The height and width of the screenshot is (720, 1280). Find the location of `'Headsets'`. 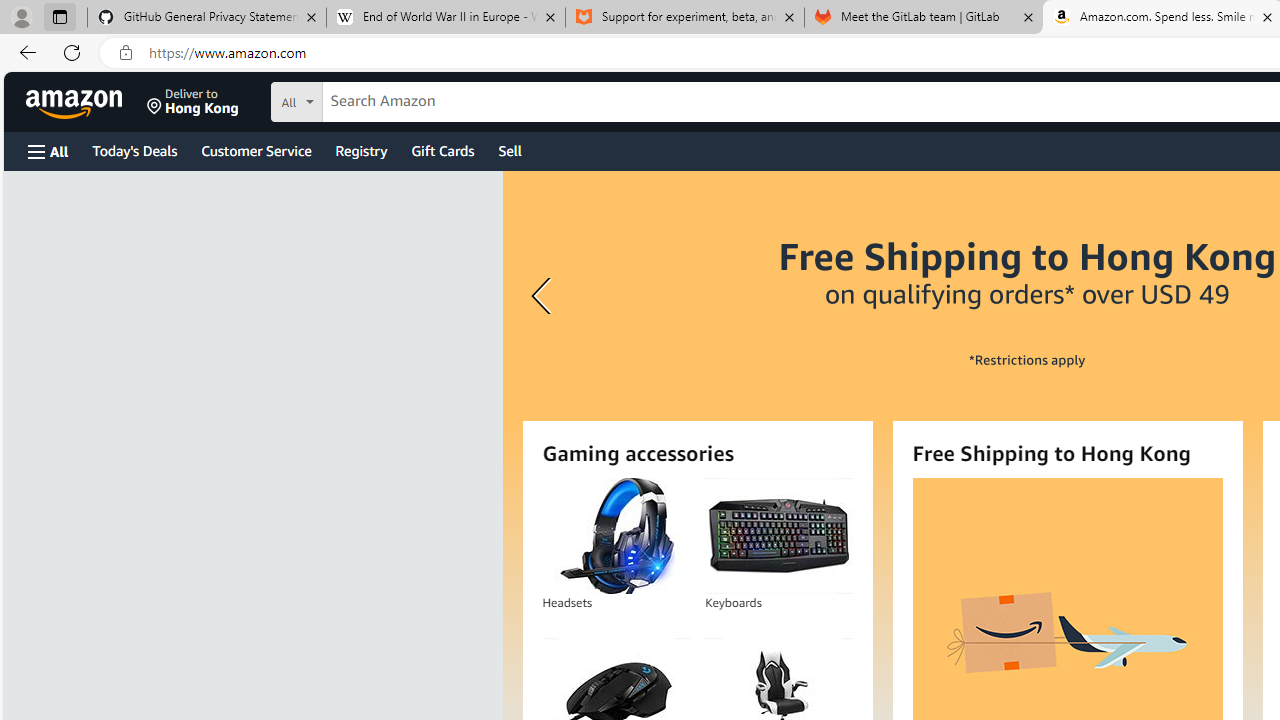

'Headsets' is located at coordinates (614, 535).